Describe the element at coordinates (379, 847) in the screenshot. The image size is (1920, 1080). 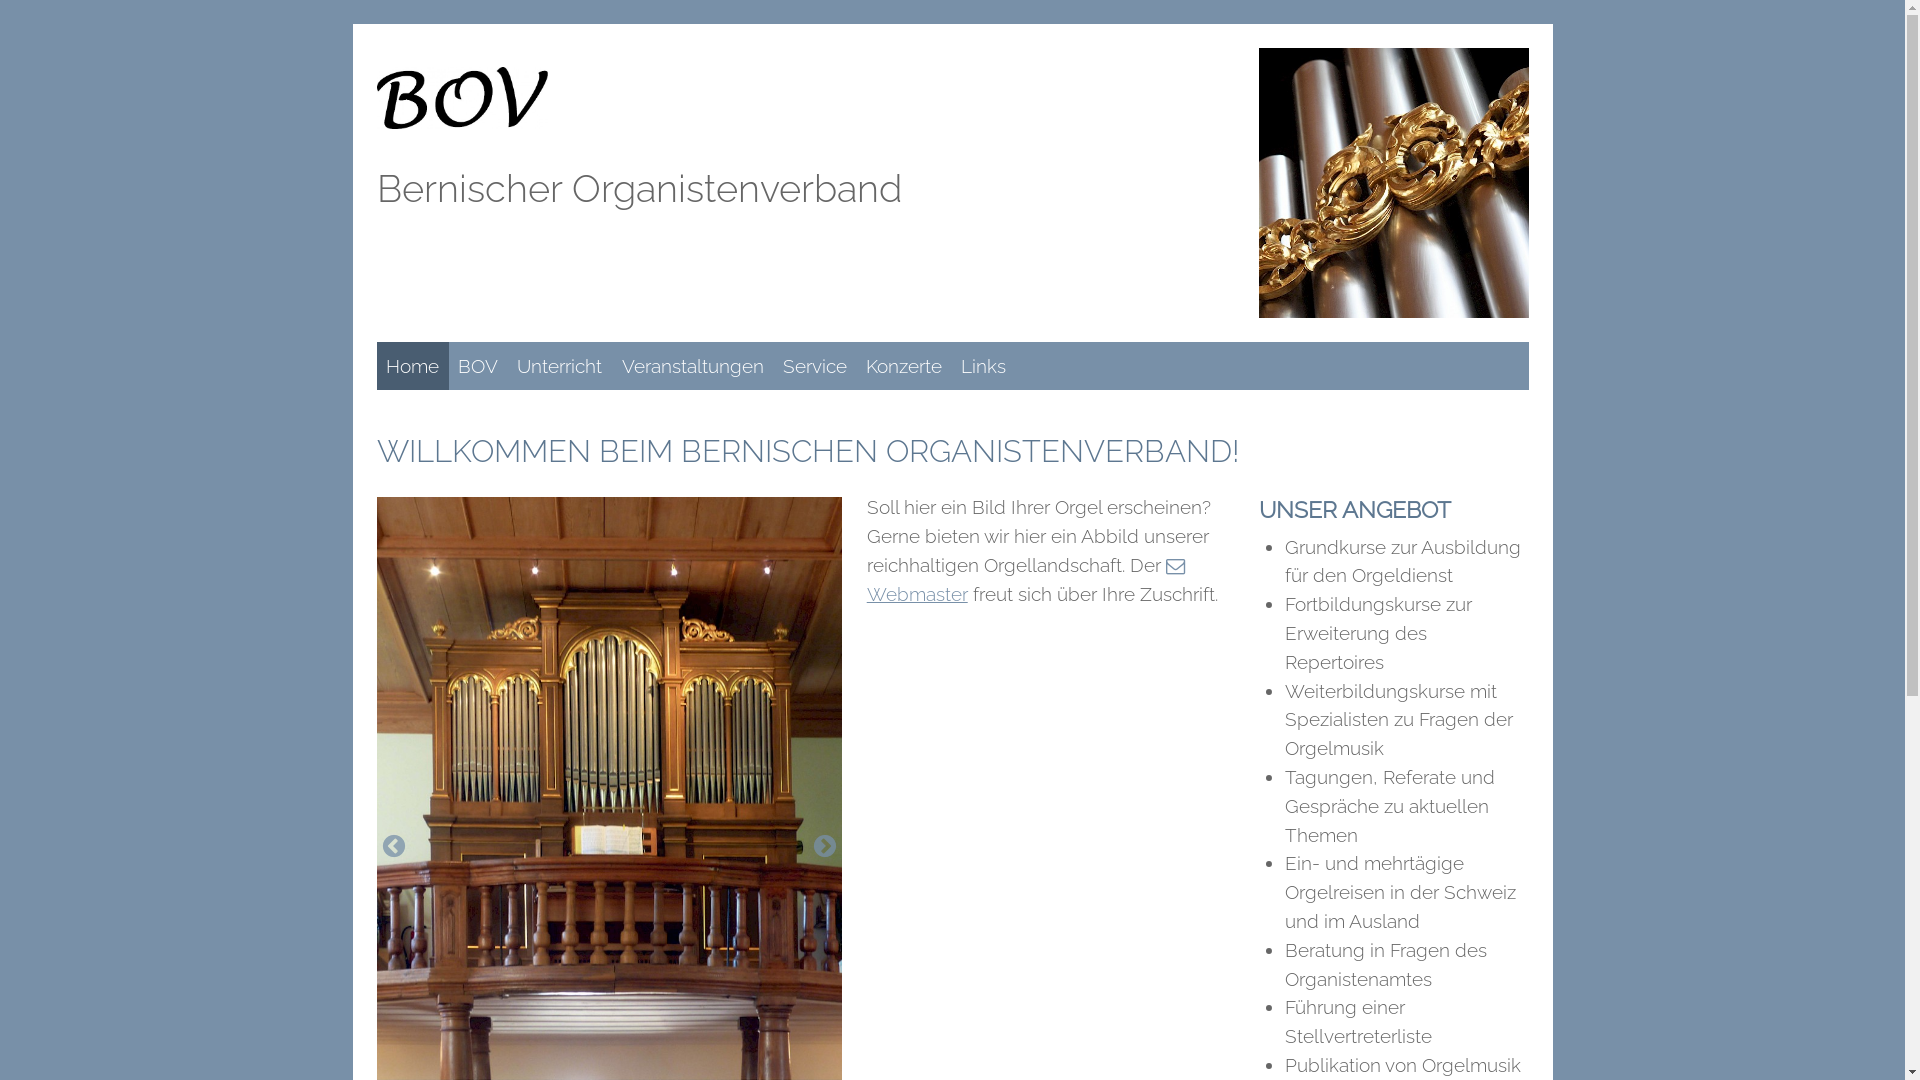
I see `'Previous'` at that location.